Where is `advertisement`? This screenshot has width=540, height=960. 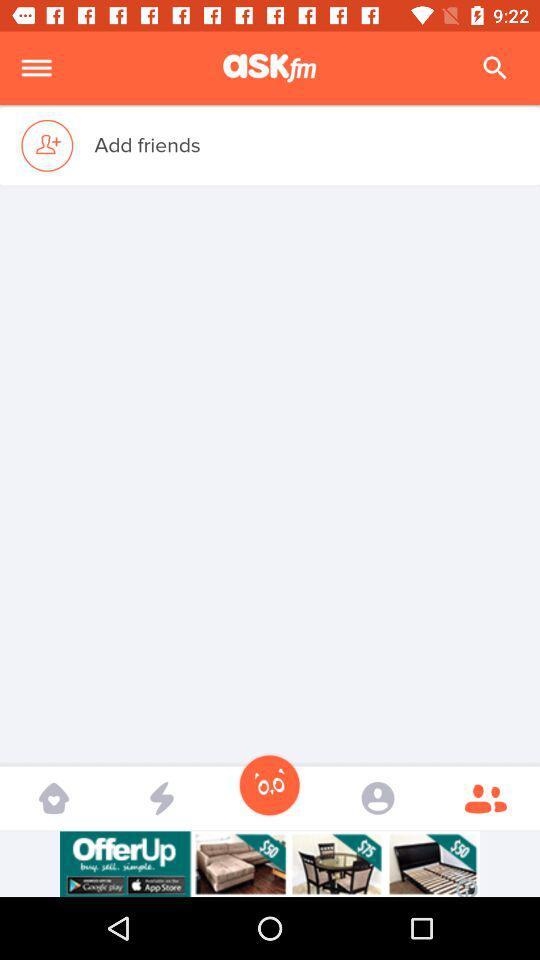
advertisement is located at coordinates (270, 863).